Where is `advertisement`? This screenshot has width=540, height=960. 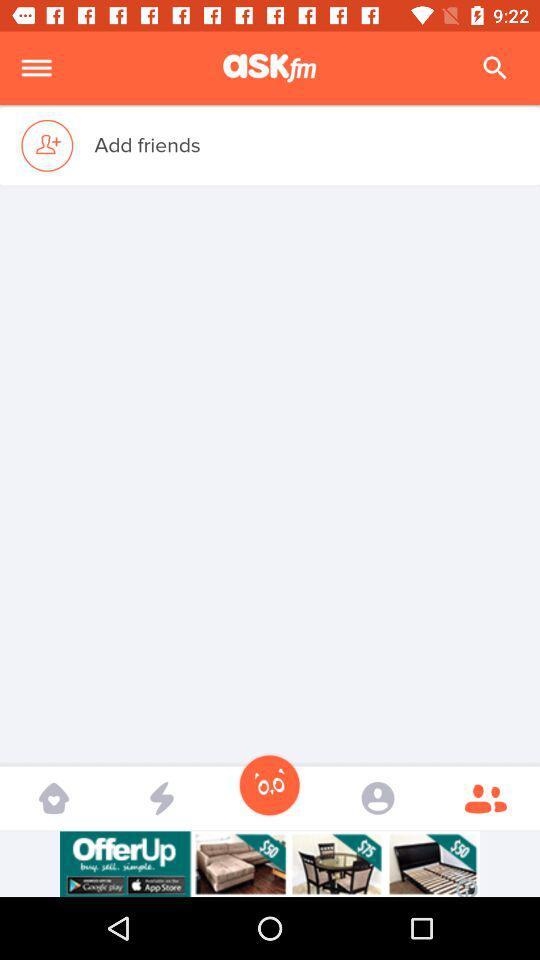
advertisement is located at coordinates (270, 863).